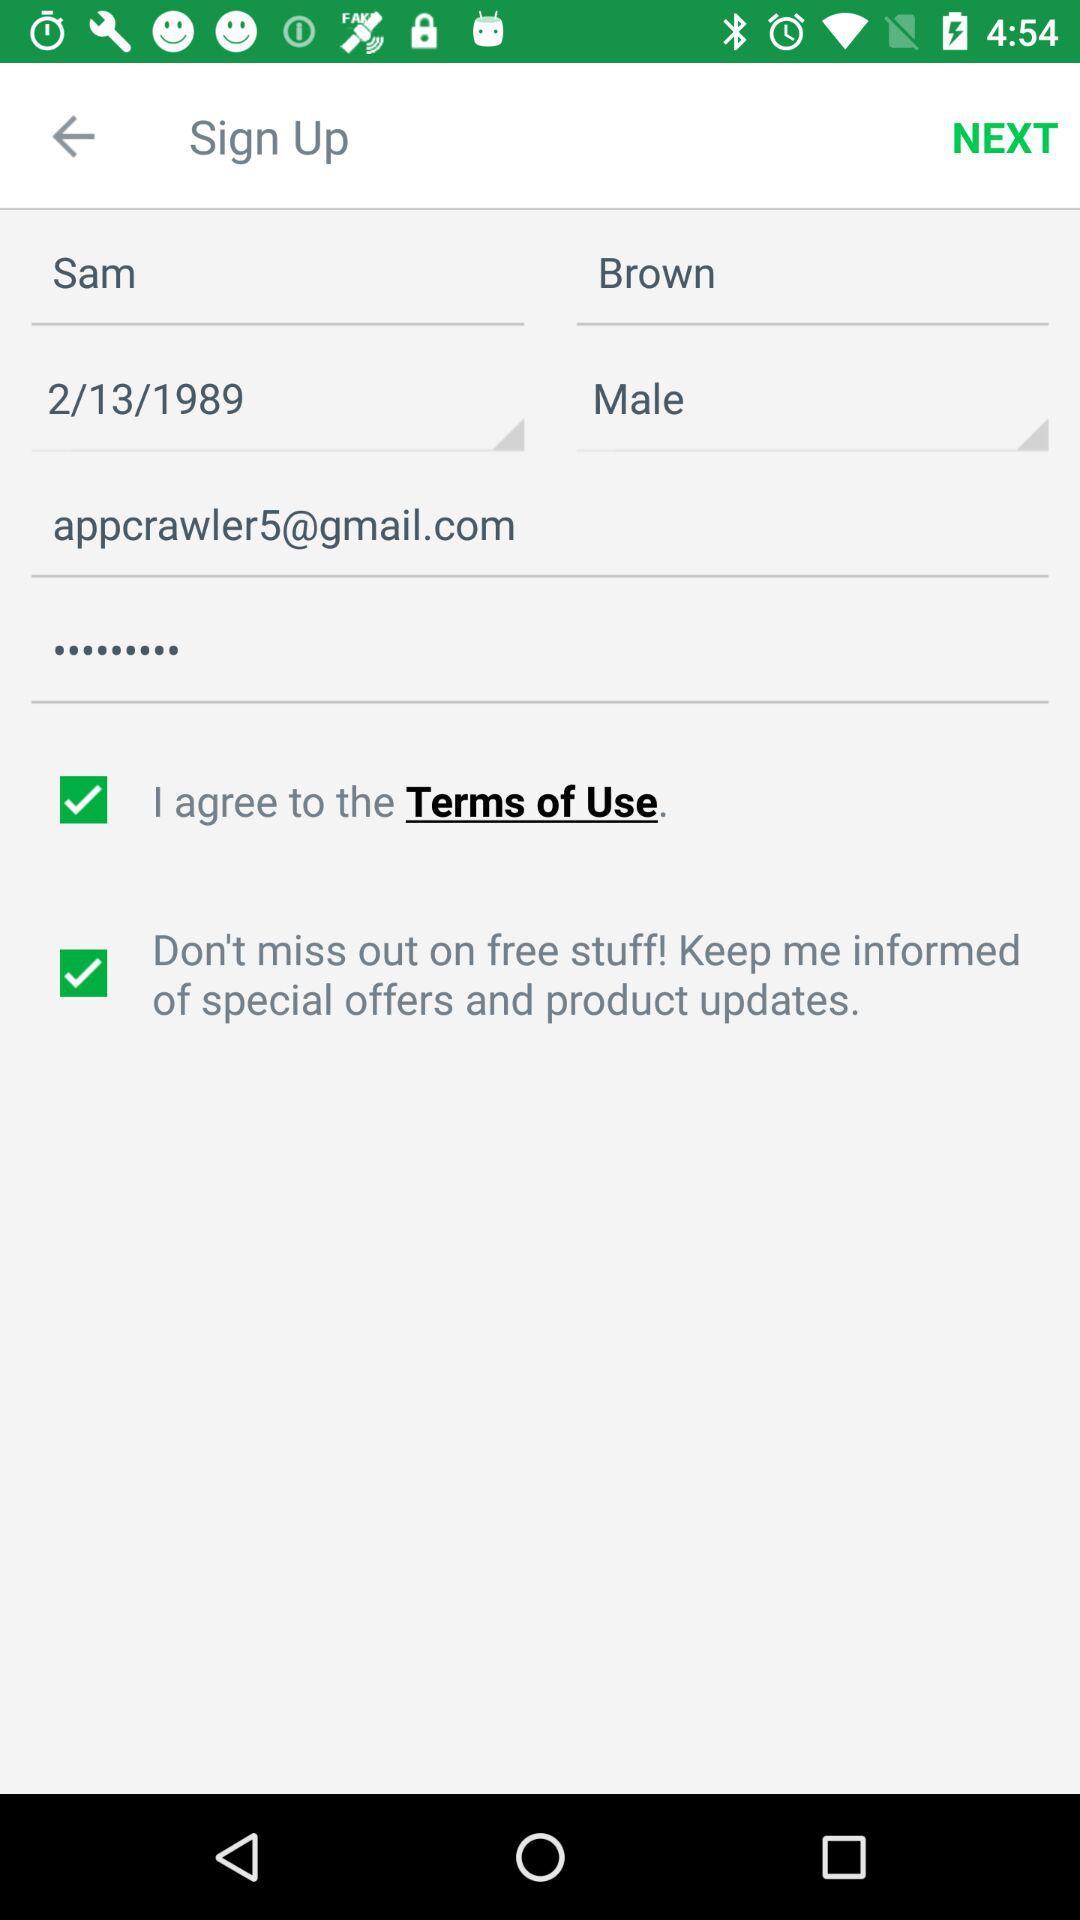 The height and width of the screenshot is (1920, 1080). Describe the element at coordinates (72, 135) in the screenshot. I see `the icon next to the sign up icon` at that location.